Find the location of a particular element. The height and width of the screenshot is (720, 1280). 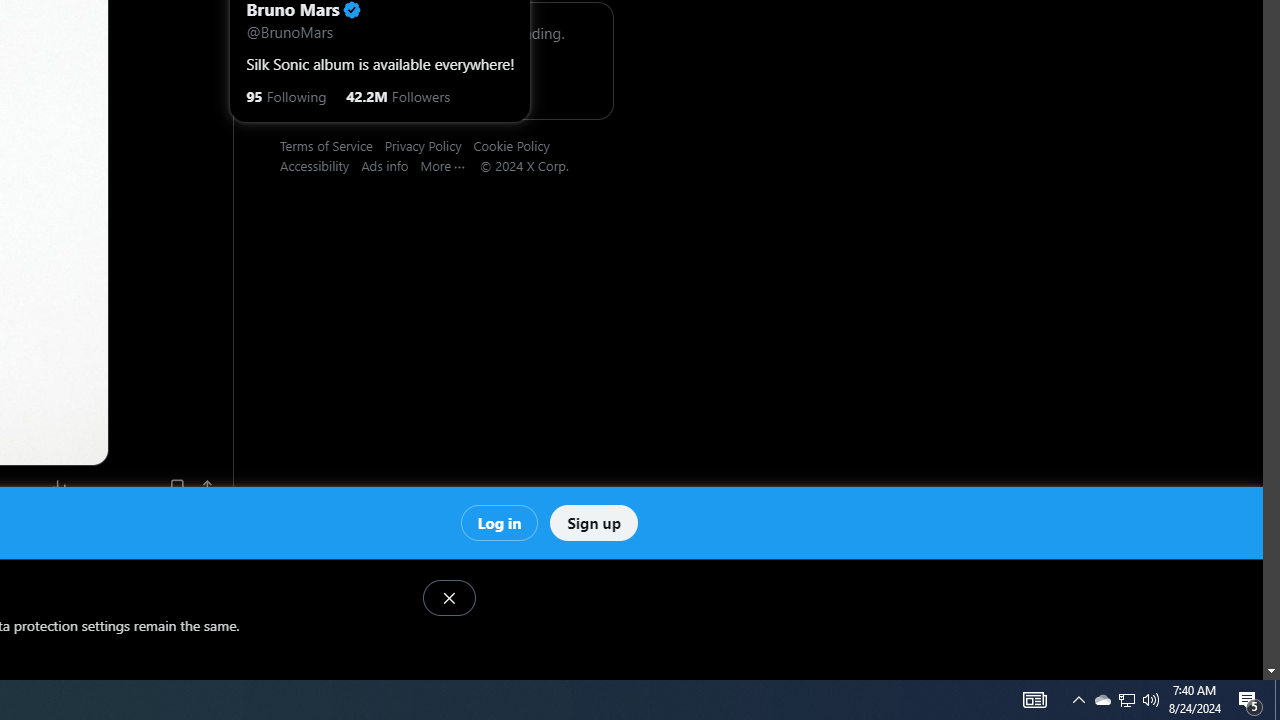

'95 Following' is located at coordinates (285, 95).